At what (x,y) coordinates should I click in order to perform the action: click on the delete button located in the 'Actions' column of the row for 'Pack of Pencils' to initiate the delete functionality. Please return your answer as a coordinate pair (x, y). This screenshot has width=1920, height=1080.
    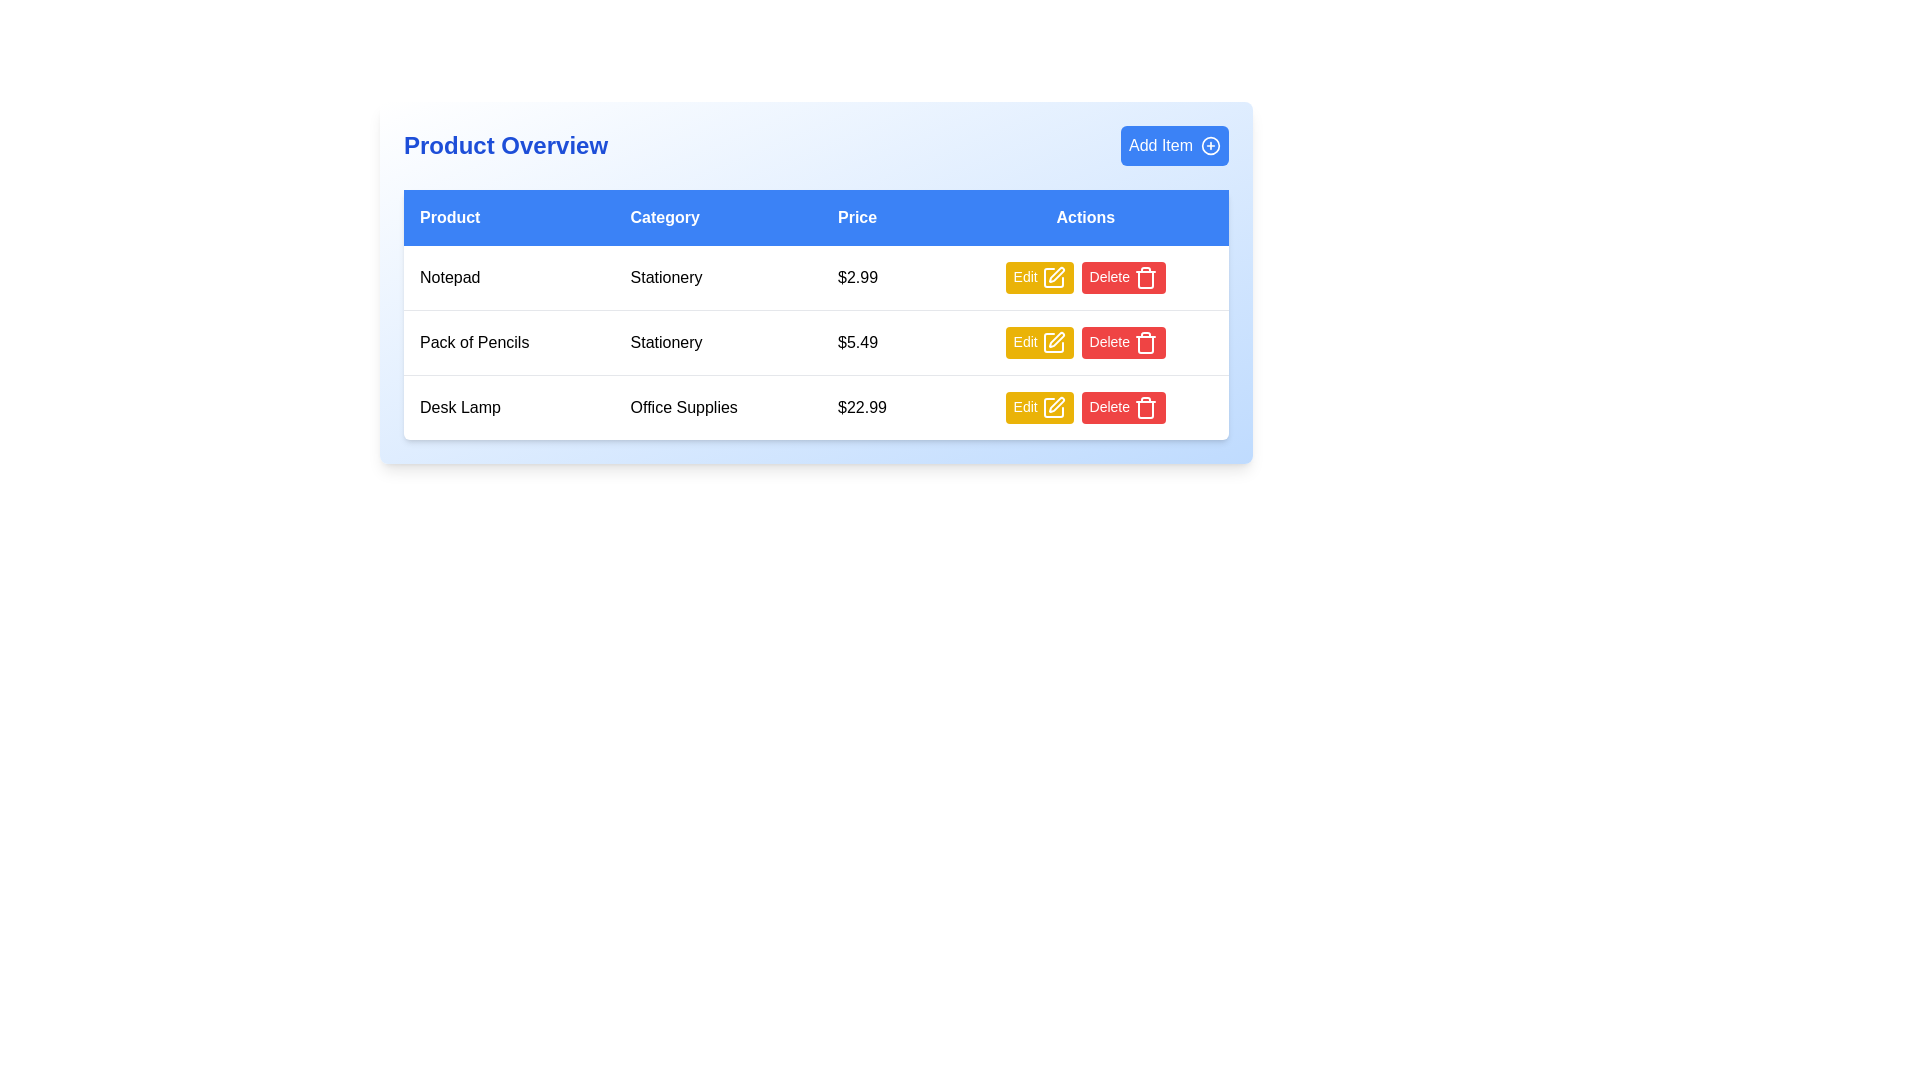
    Looking at the image, I should click on (1123, 342).